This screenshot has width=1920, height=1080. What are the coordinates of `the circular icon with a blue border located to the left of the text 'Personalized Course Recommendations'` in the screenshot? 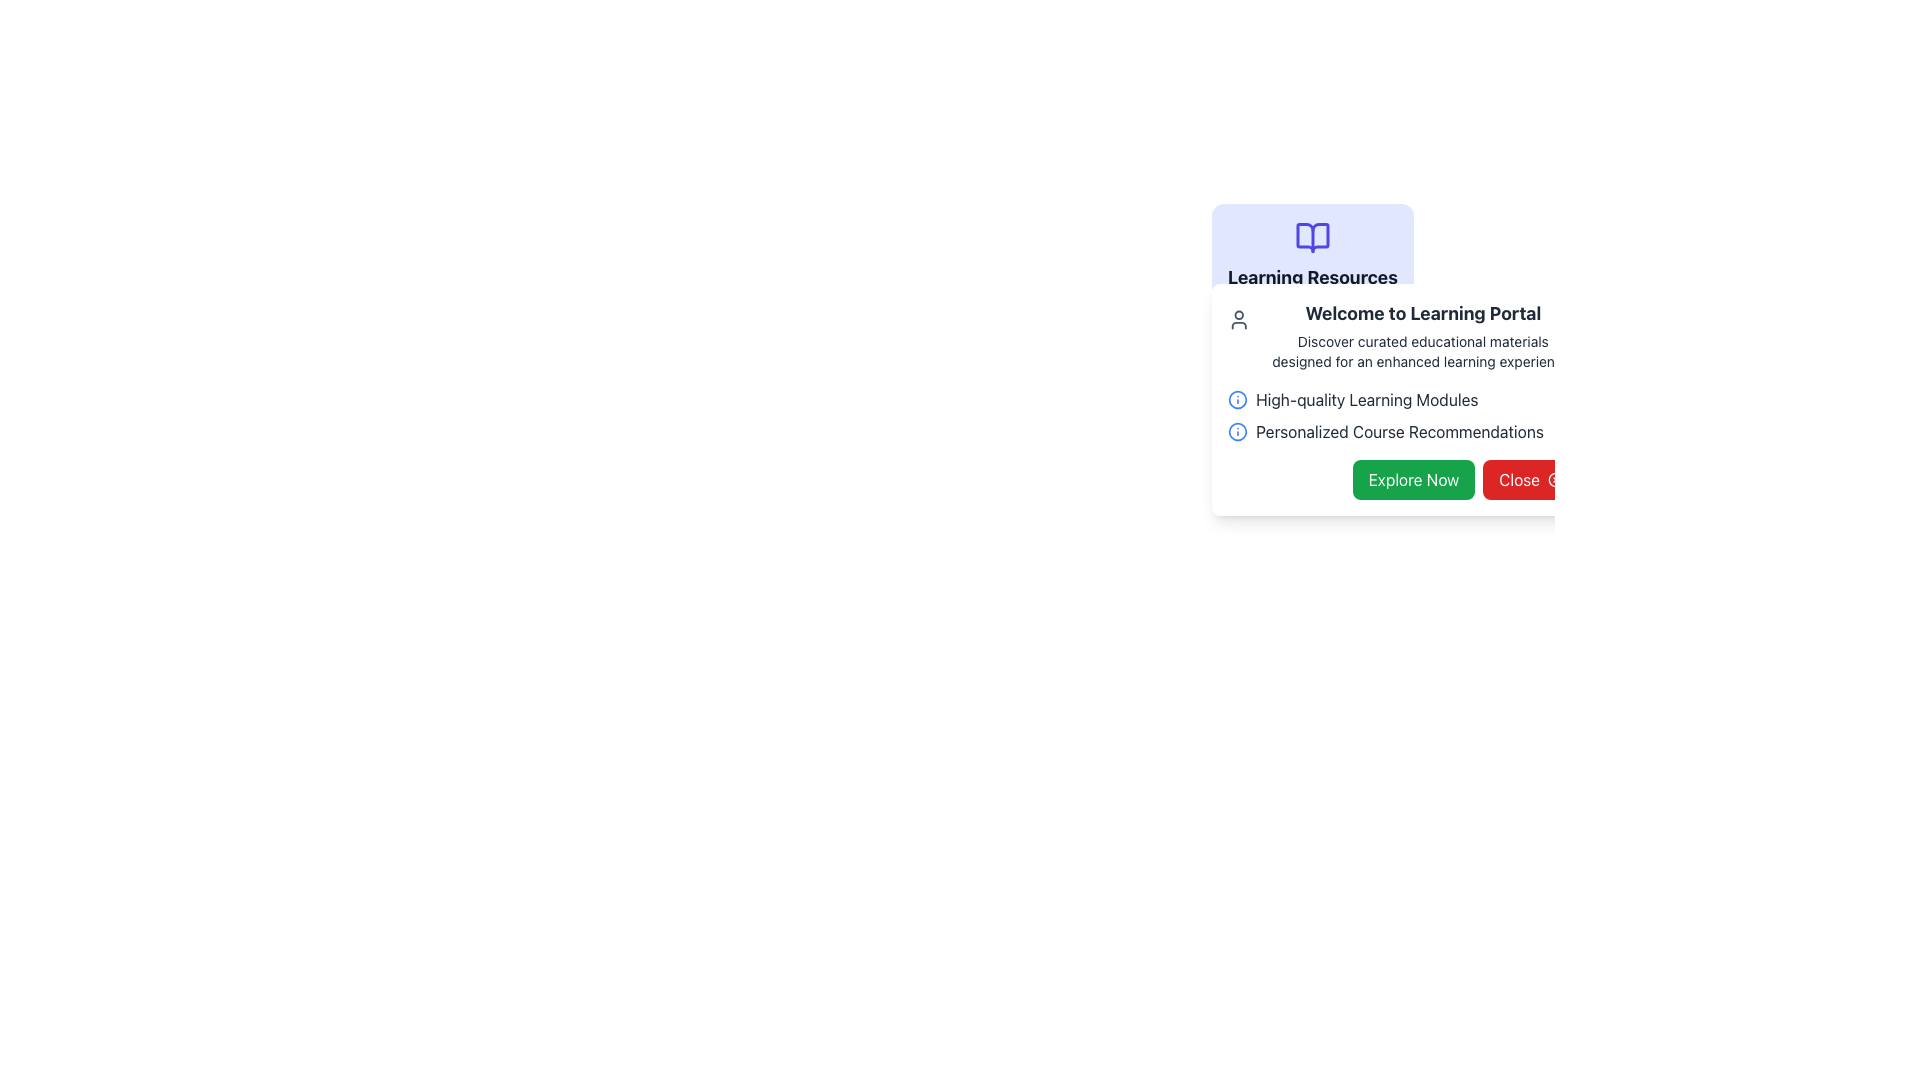 It's located at (1237, 431).